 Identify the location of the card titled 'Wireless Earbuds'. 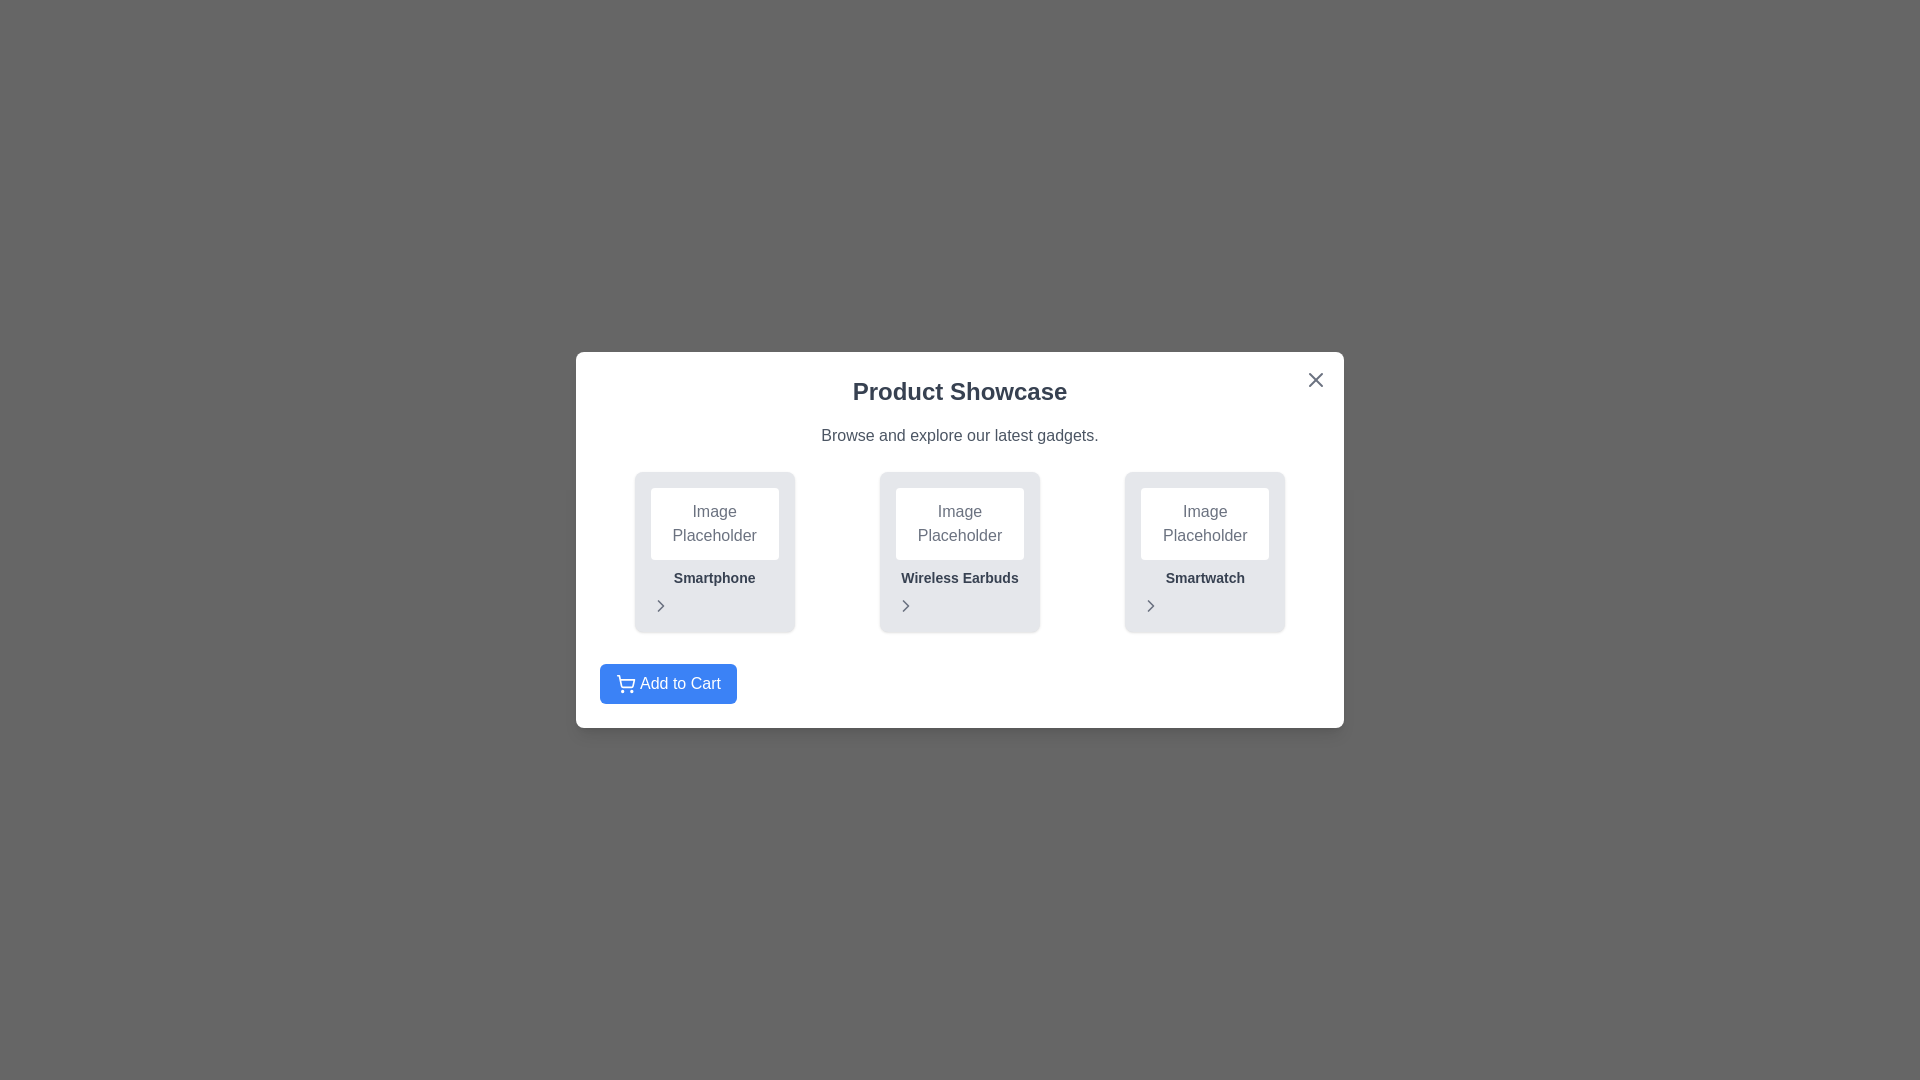
(960, 551).